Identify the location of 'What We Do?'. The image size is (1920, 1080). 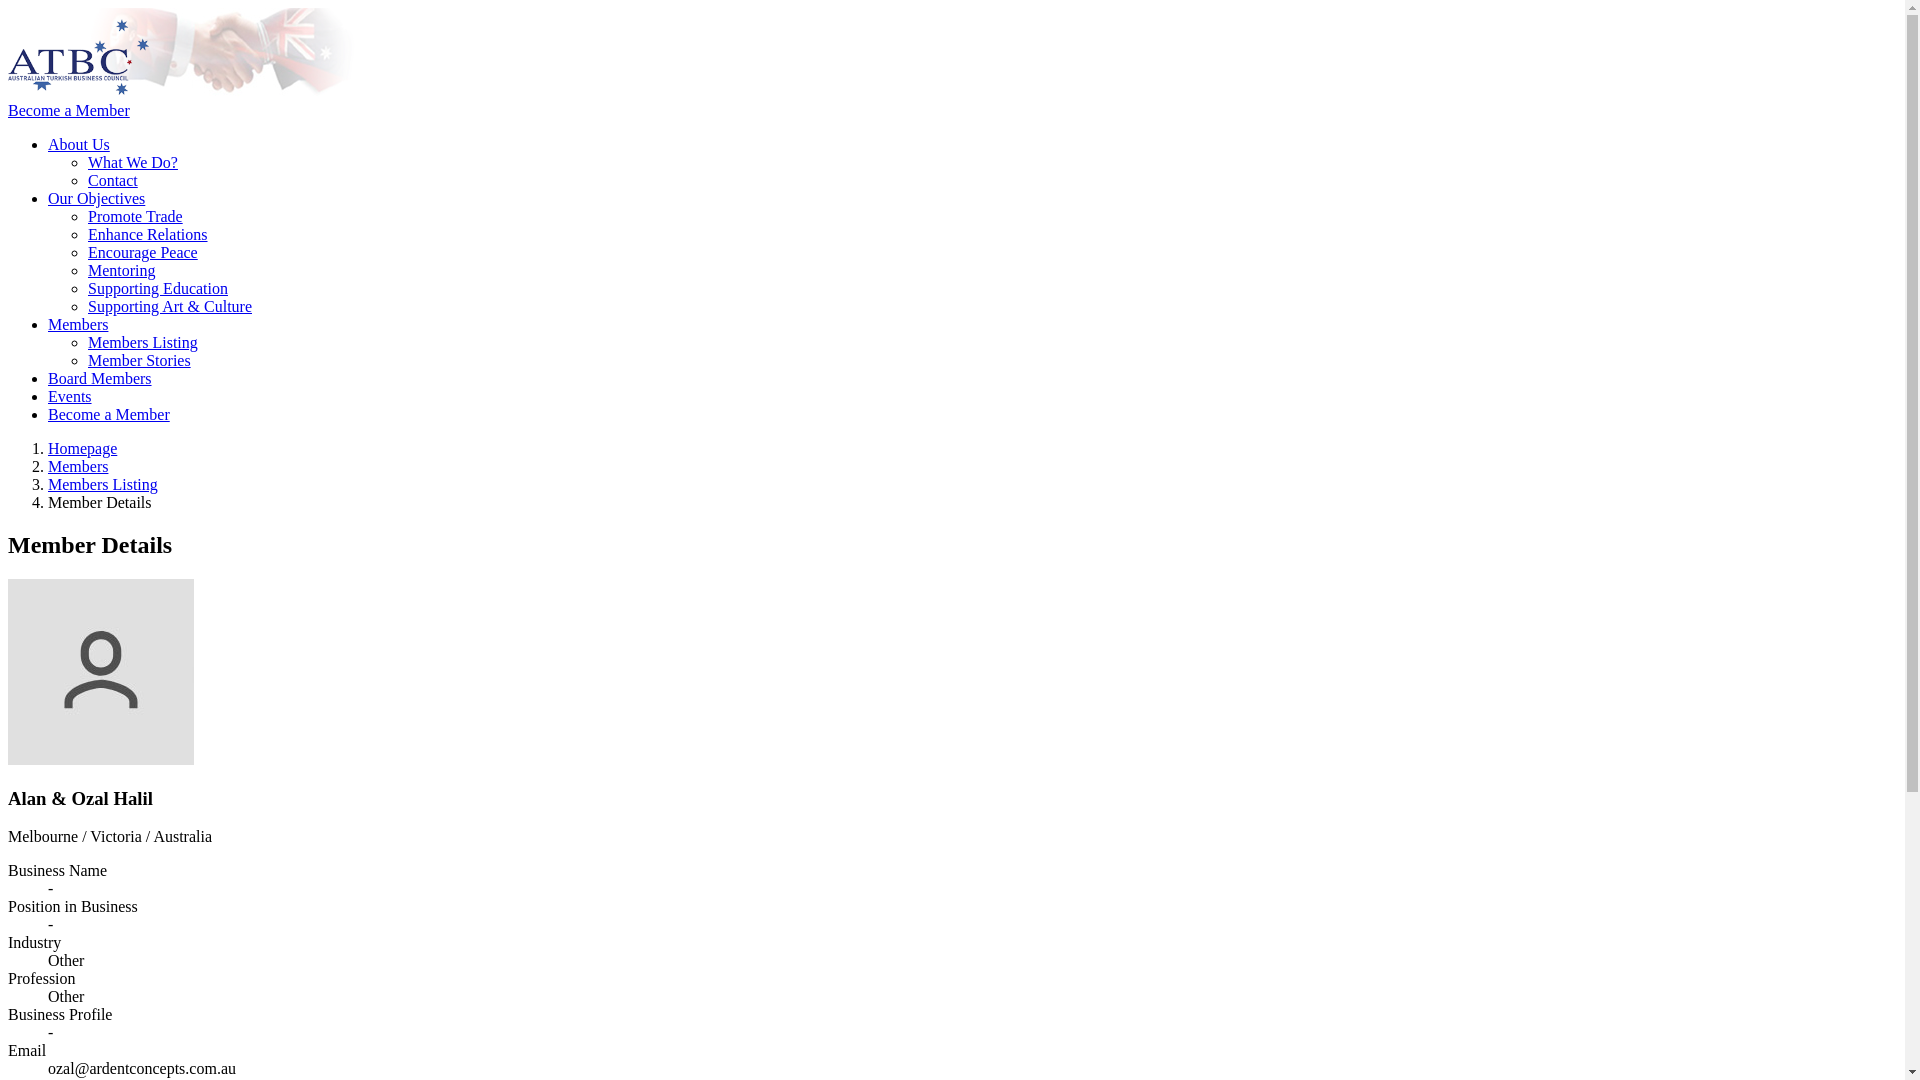
(132, 161).